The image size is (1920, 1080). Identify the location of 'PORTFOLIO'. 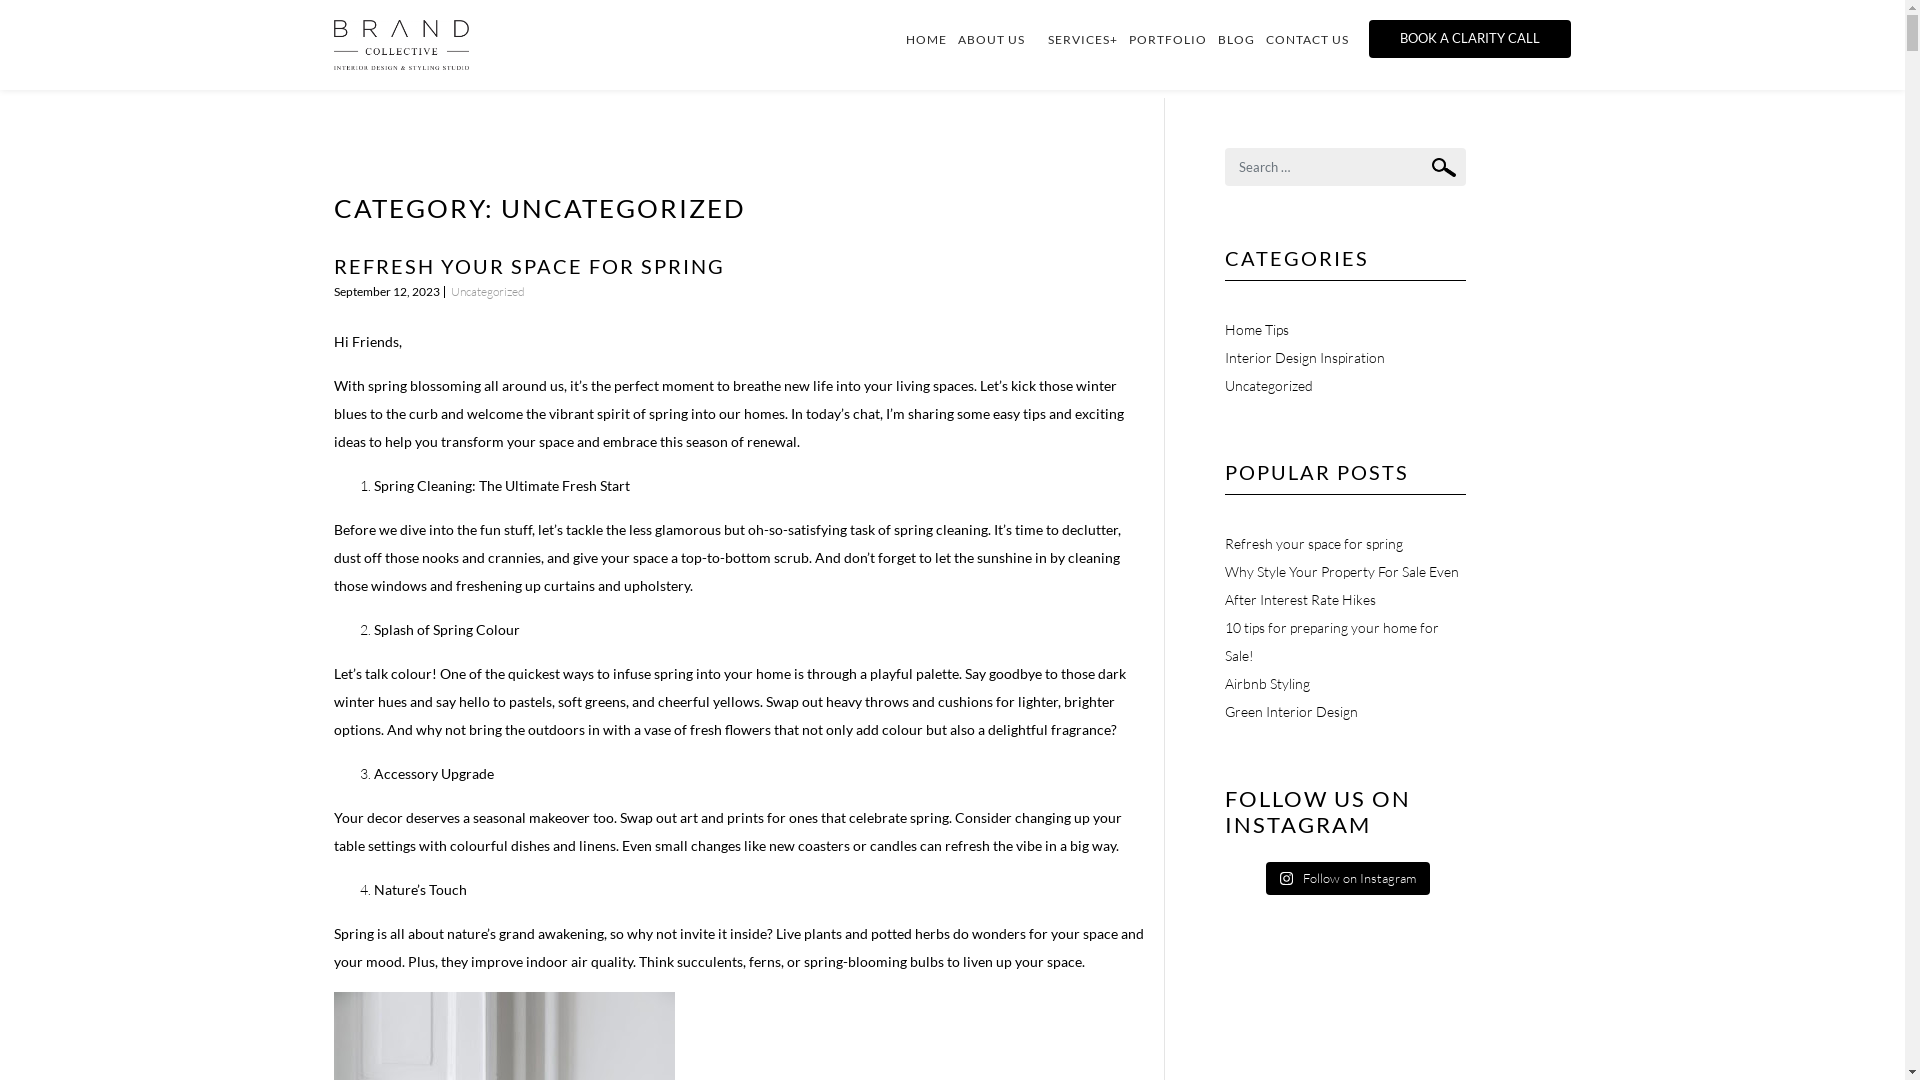
(1174, 39).